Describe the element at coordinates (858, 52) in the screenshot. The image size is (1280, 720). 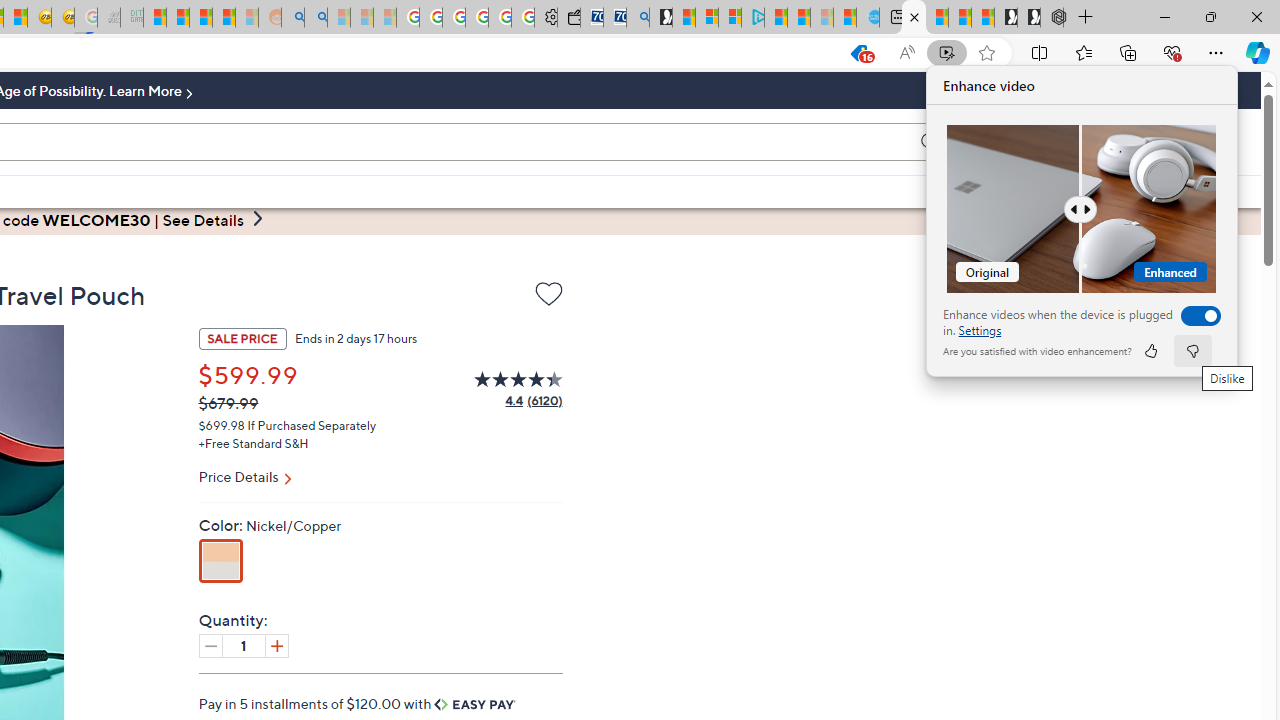
I see `'You have the best price!'` at that location.